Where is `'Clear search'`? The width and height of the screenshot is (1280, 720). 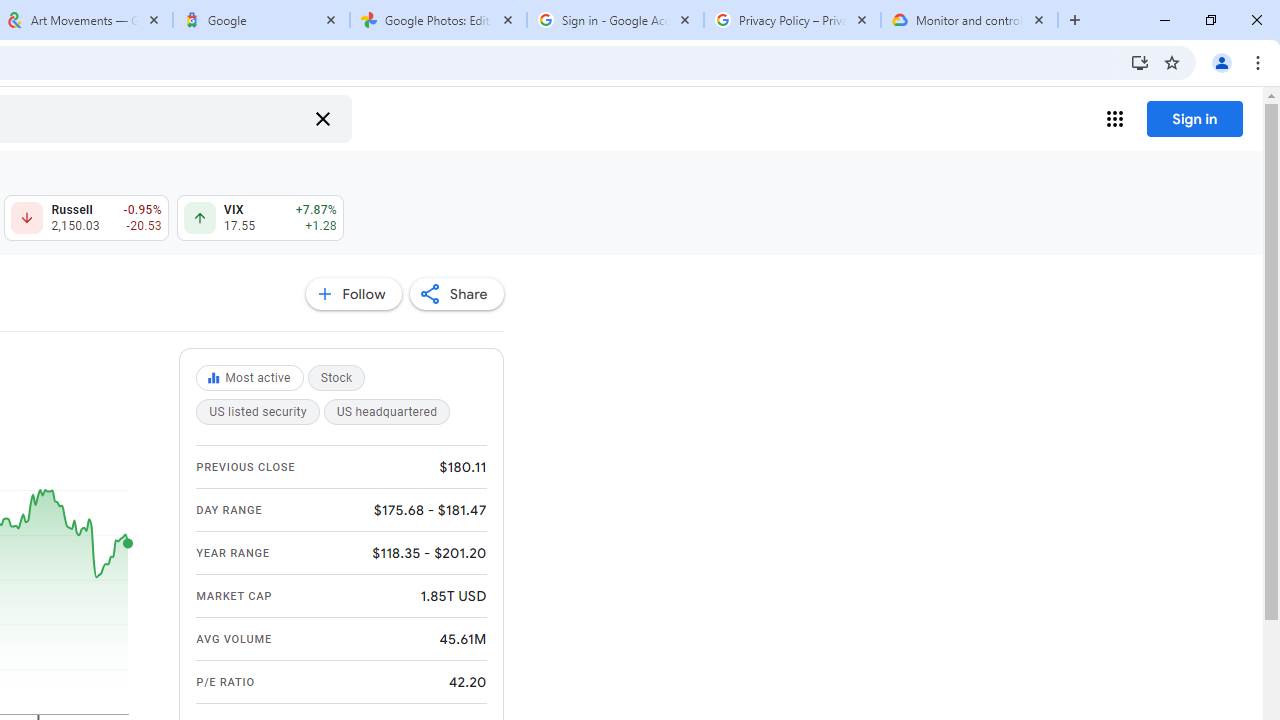 'Clear search' is located at coordinates (322, 118).